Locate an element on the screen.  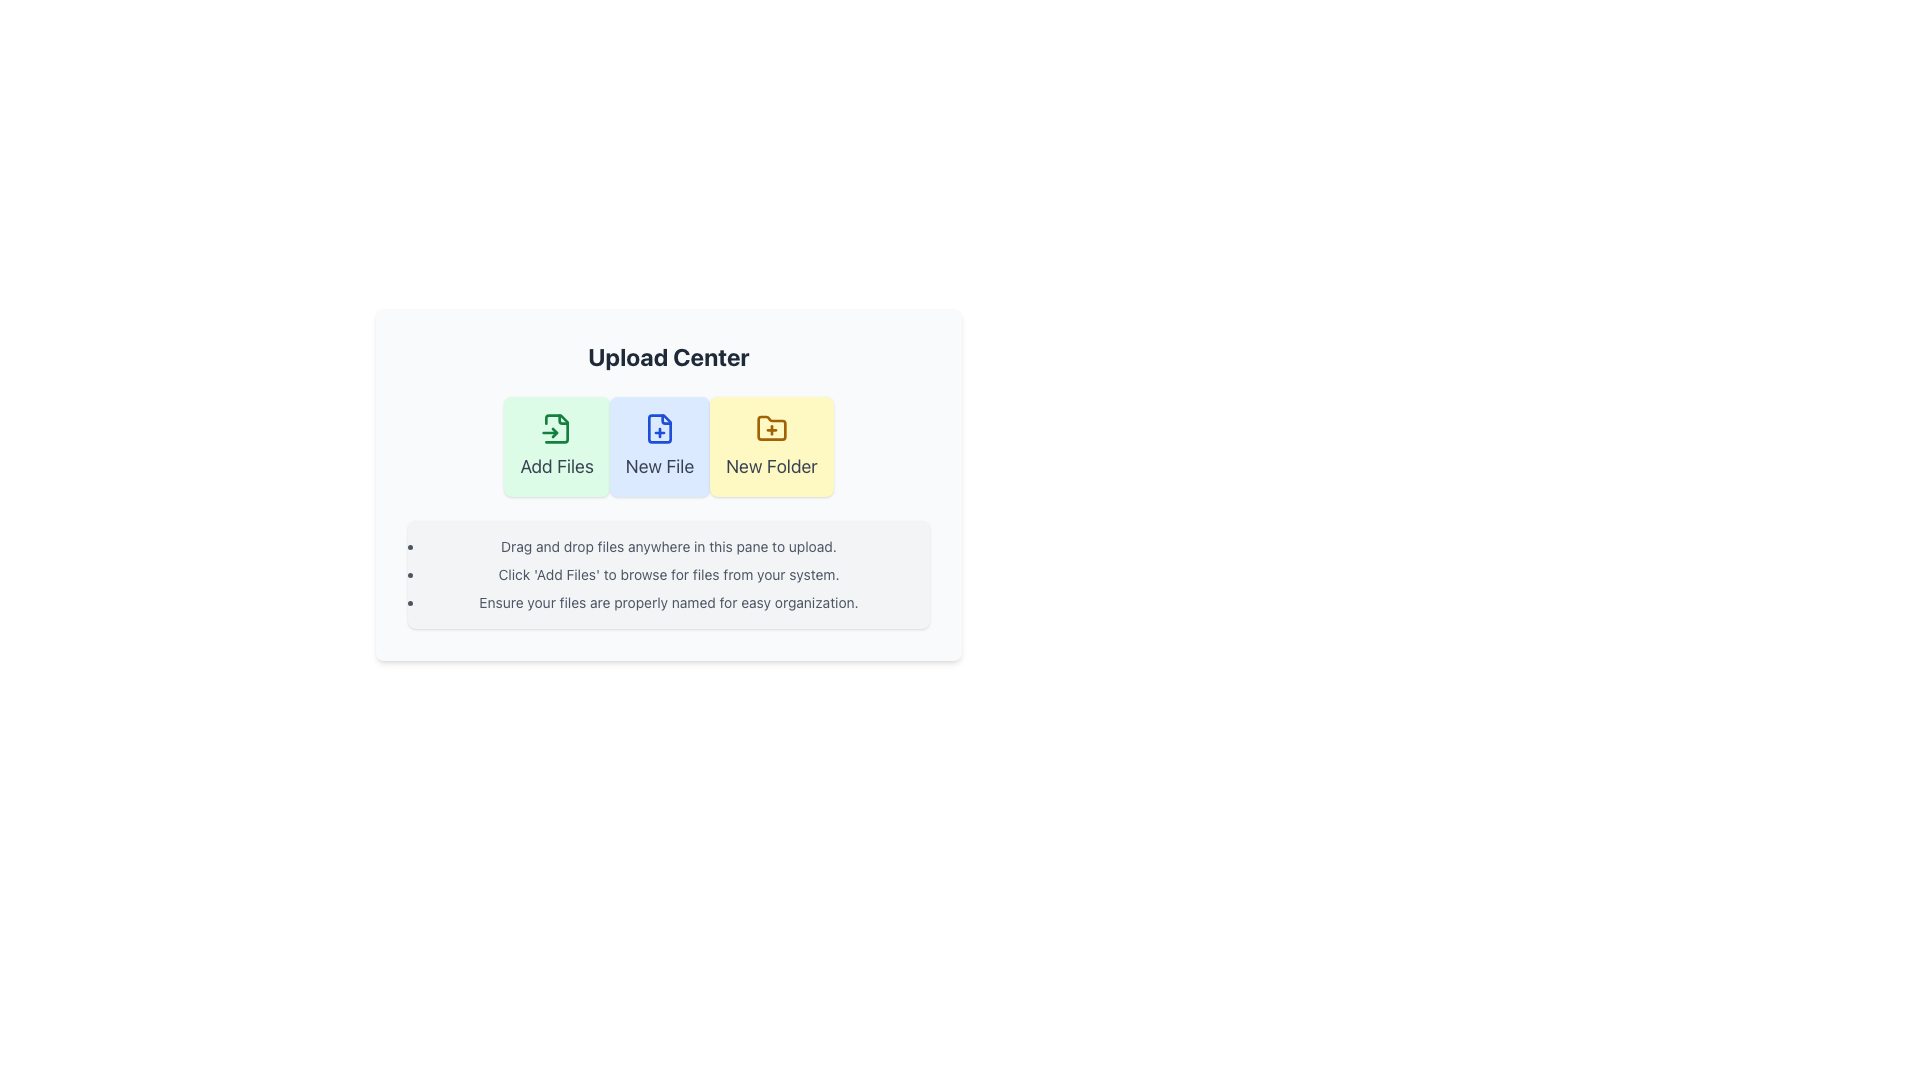
the static text label that provides guidelines for organizing uploaded files, located beneath the 'Upload Center' heading and the three buttons labeled 'Add Files', 'New File', and 'New Folder' is located at coordinates (668, 601).